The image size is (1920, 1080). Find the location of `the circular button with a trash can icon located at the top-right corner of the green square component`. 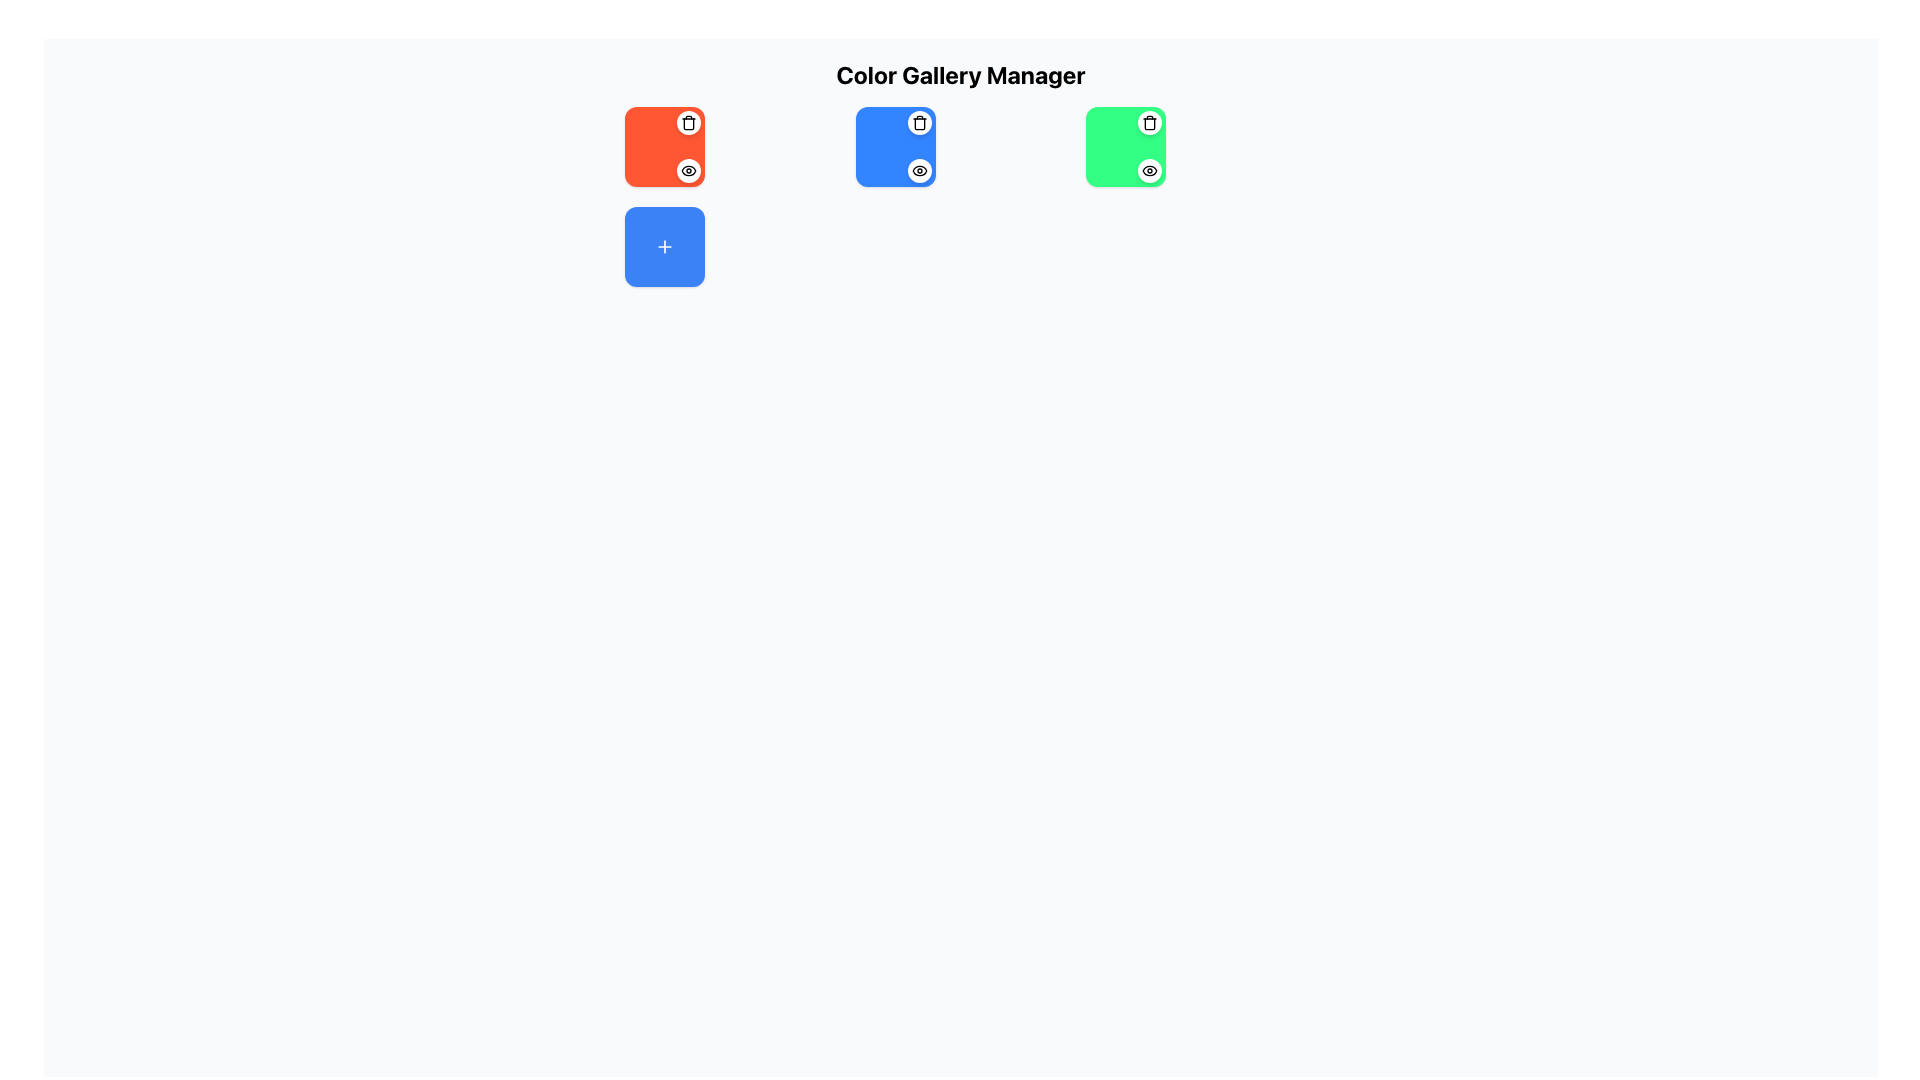

the circular button with a trash can icon located at the top-right corner of the green square component is located at coordinates (1150, 123).